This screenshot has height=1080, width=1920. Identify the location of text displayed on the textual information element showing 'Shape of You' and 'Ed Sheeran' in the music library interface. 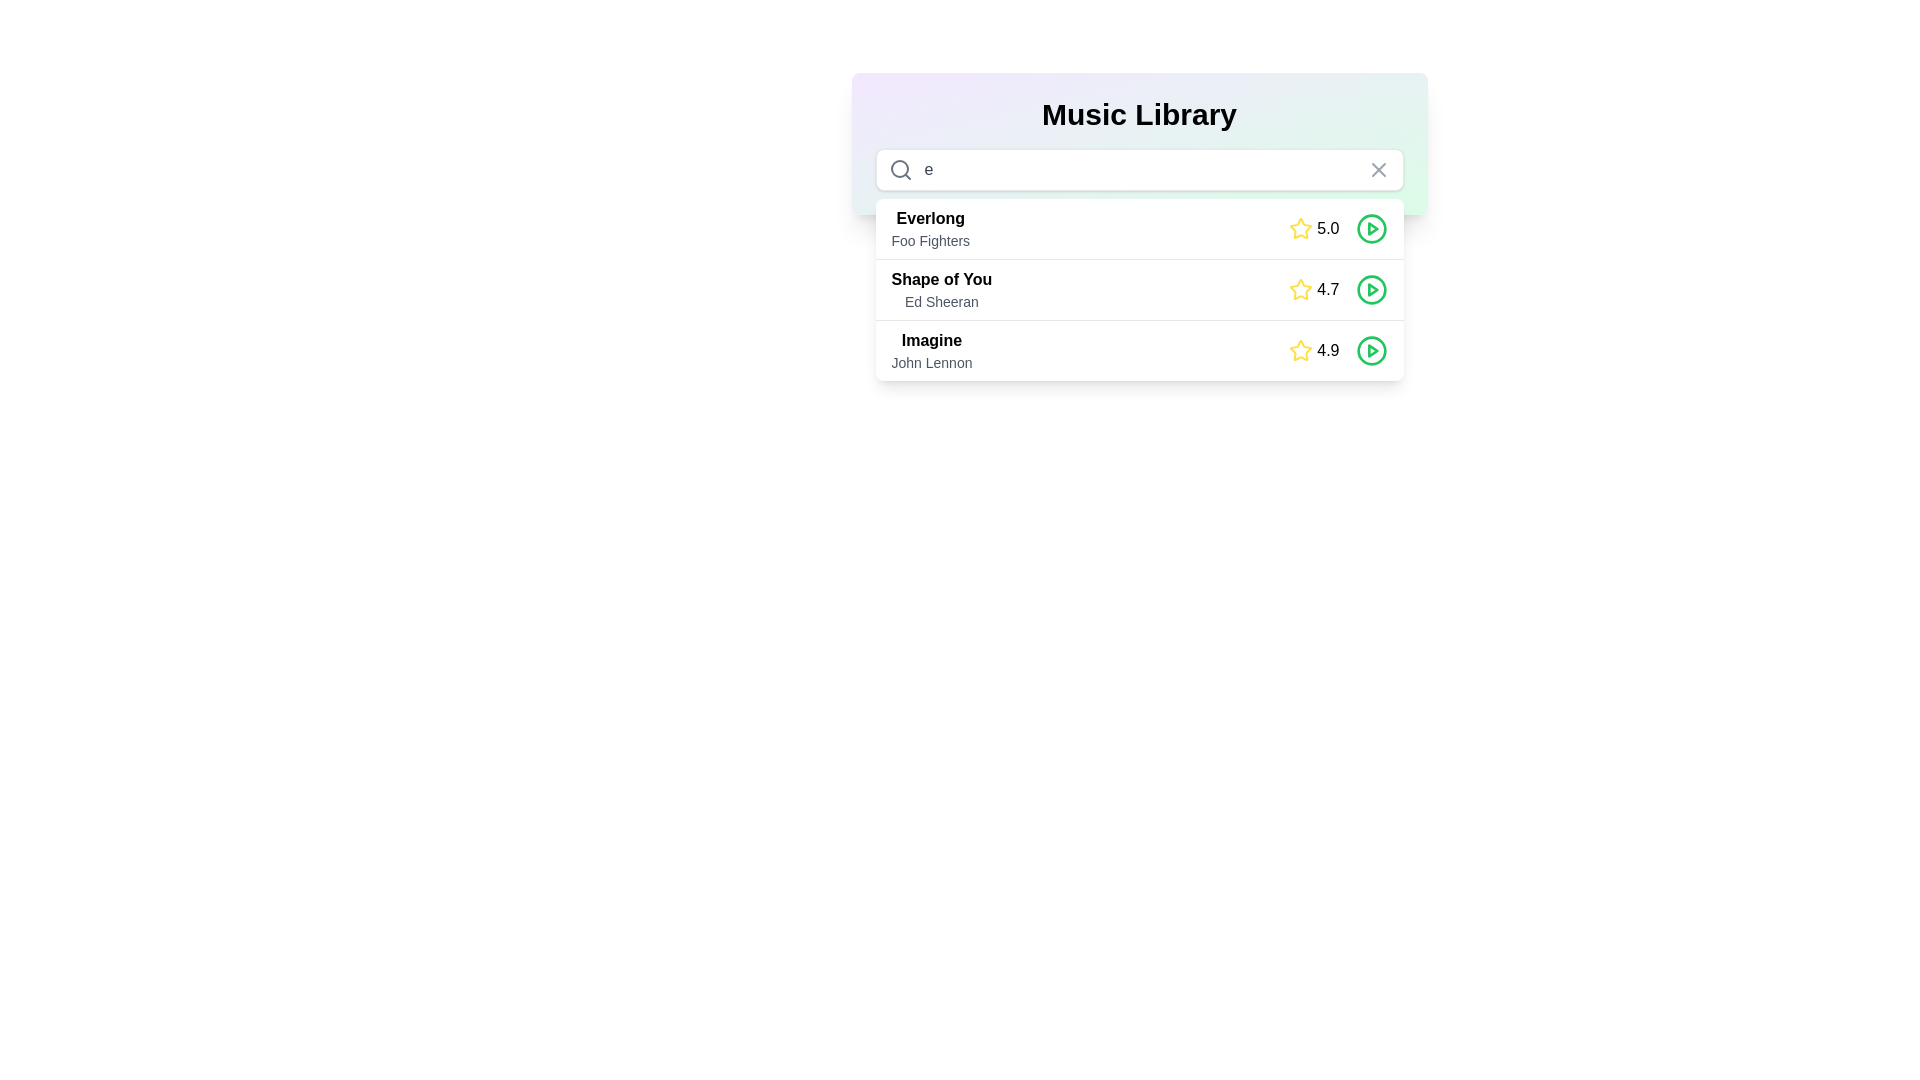
(940, 289).